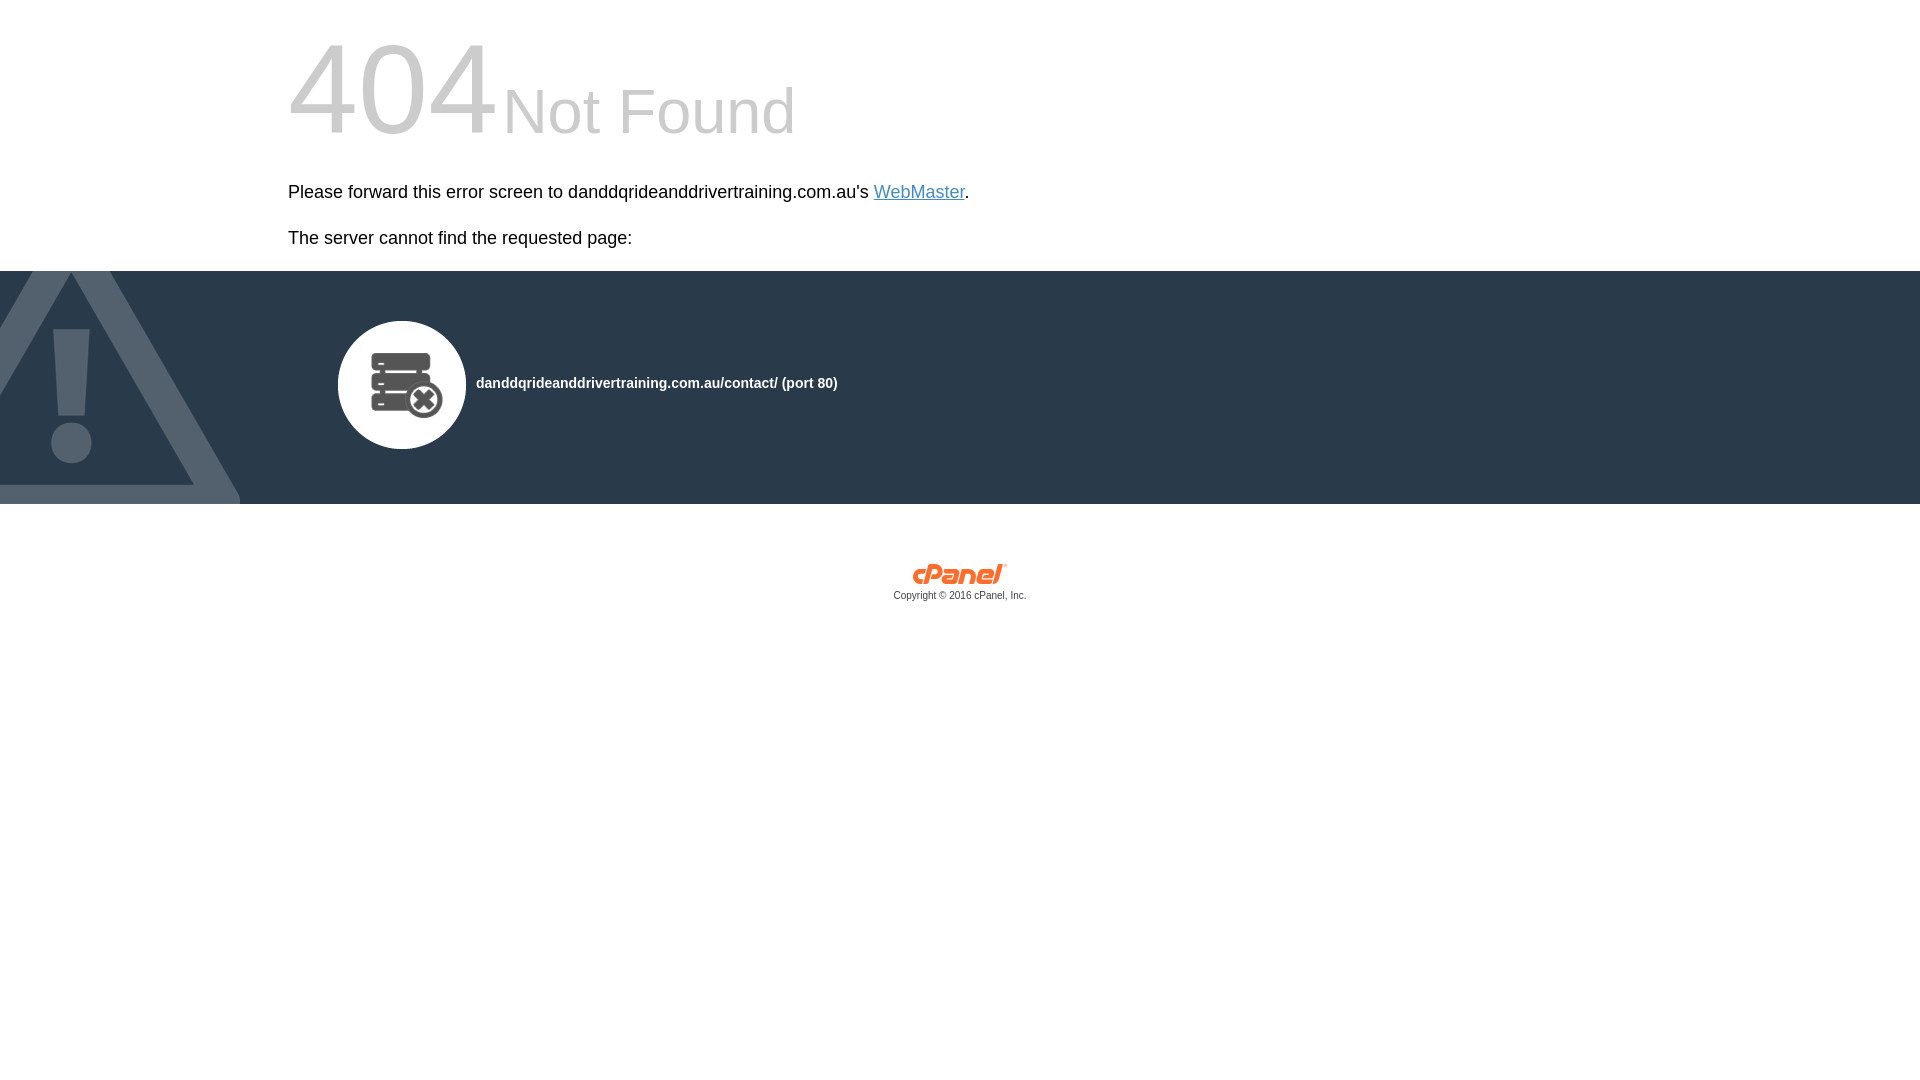 The width and height of the screenshot is (1920, 1080). I want to click on 'WebMaster', so click(918, 192).